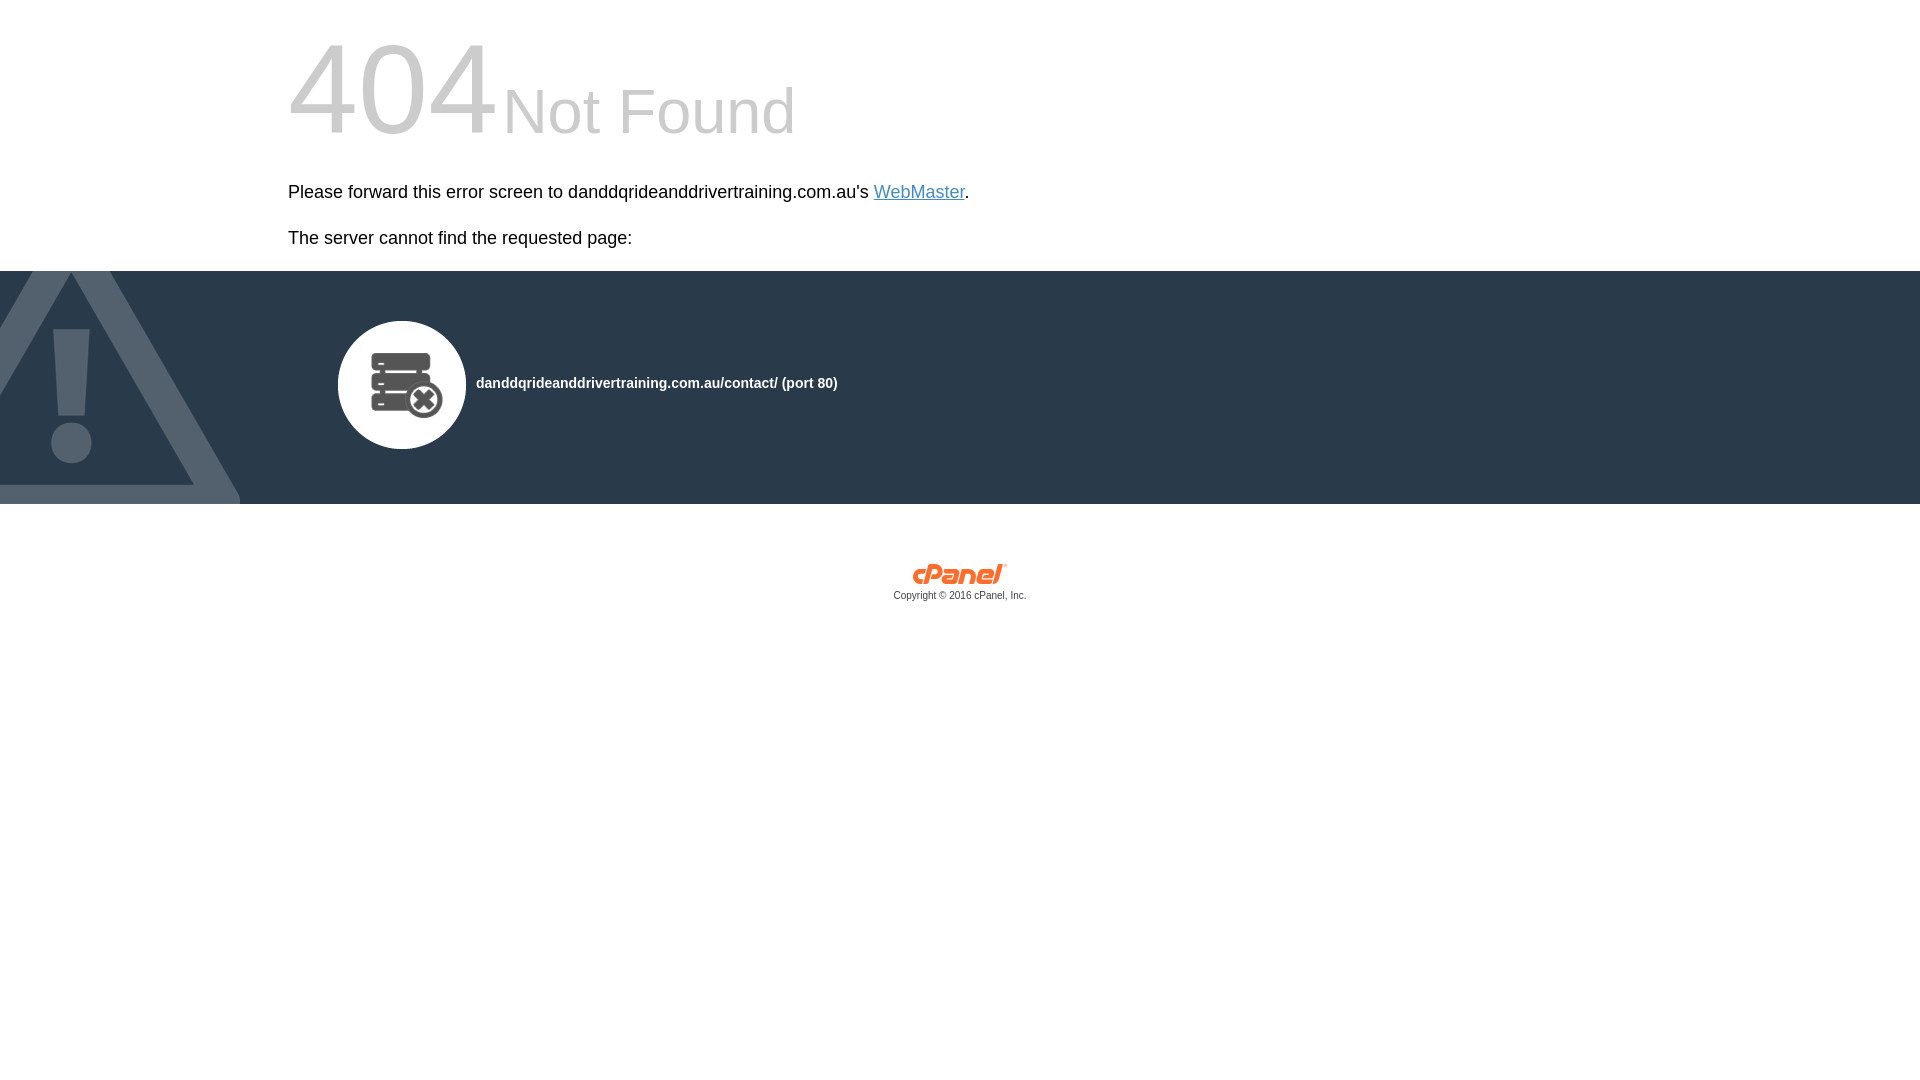 The width and height of the screenshot is (1920, 1080). I want to click on 'WebMaster', so click(918, 192).